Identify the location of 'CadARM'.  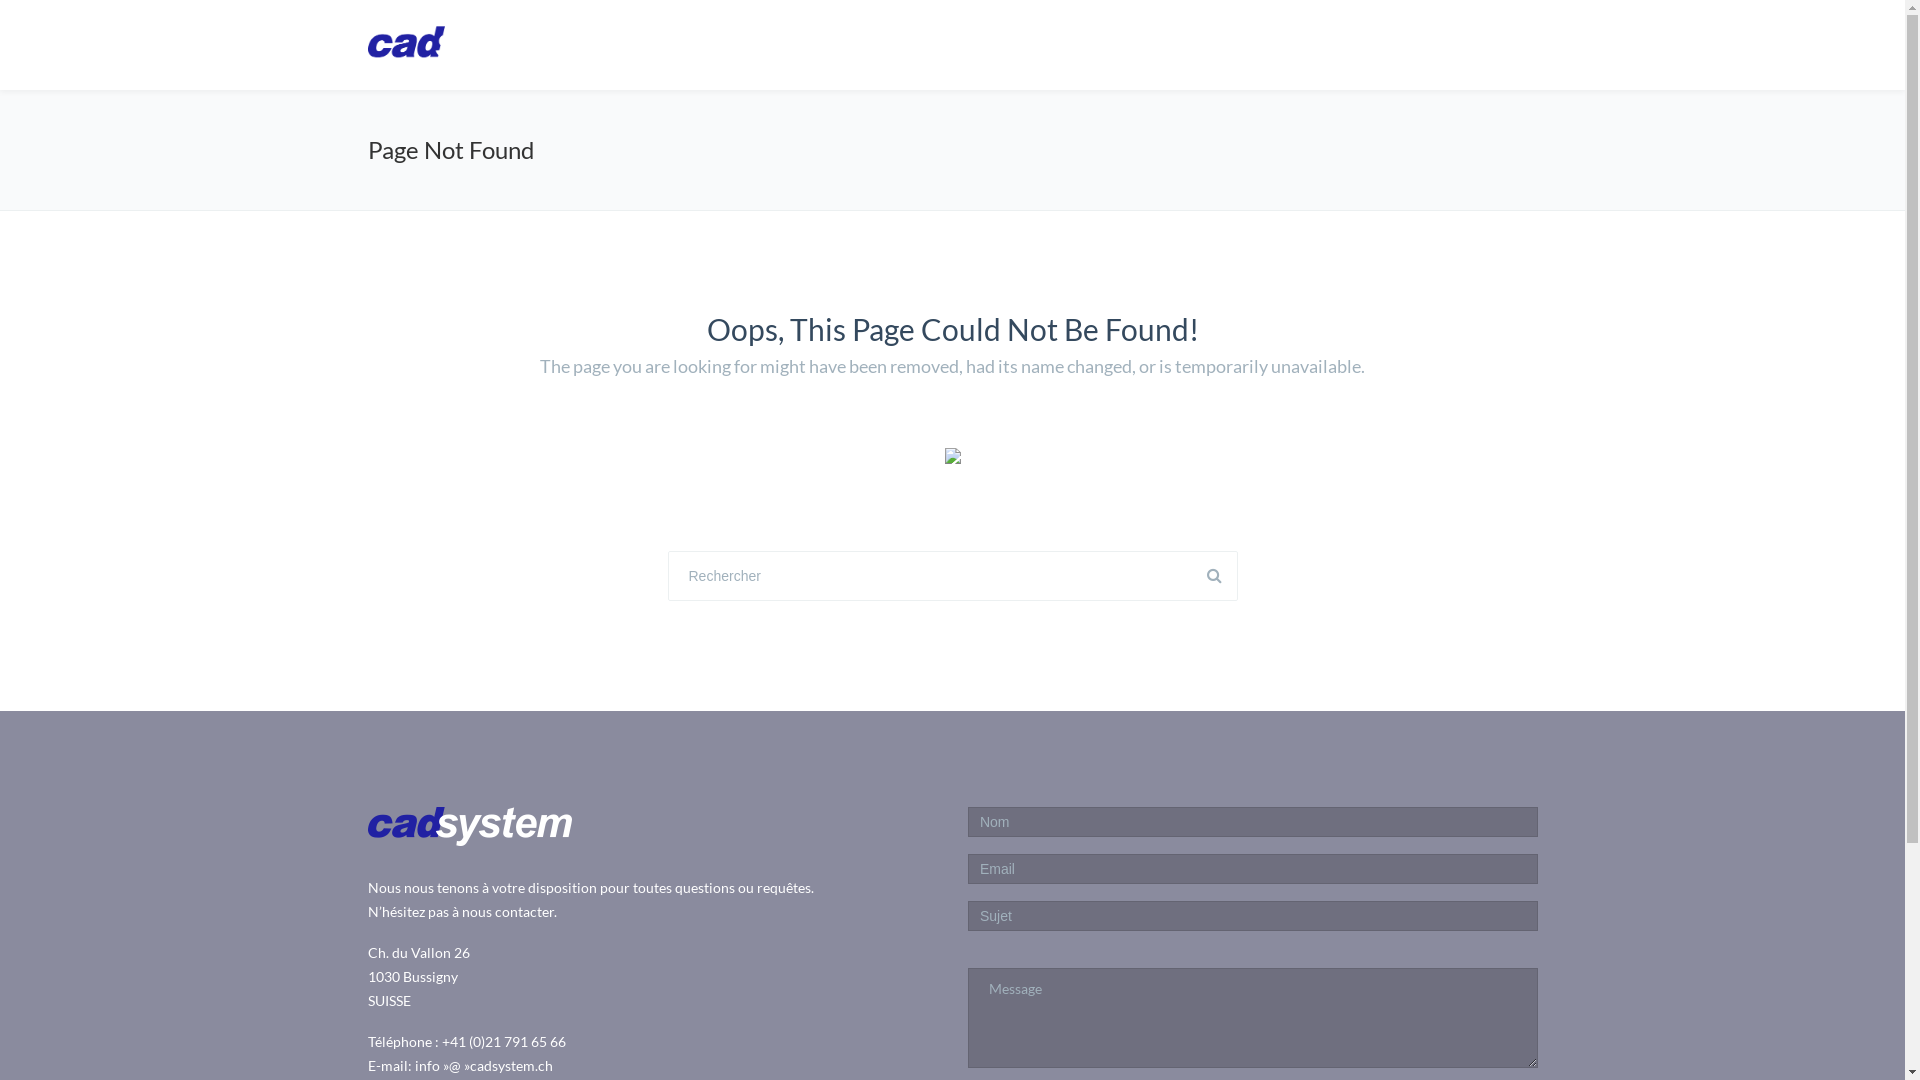
(1079, 44).